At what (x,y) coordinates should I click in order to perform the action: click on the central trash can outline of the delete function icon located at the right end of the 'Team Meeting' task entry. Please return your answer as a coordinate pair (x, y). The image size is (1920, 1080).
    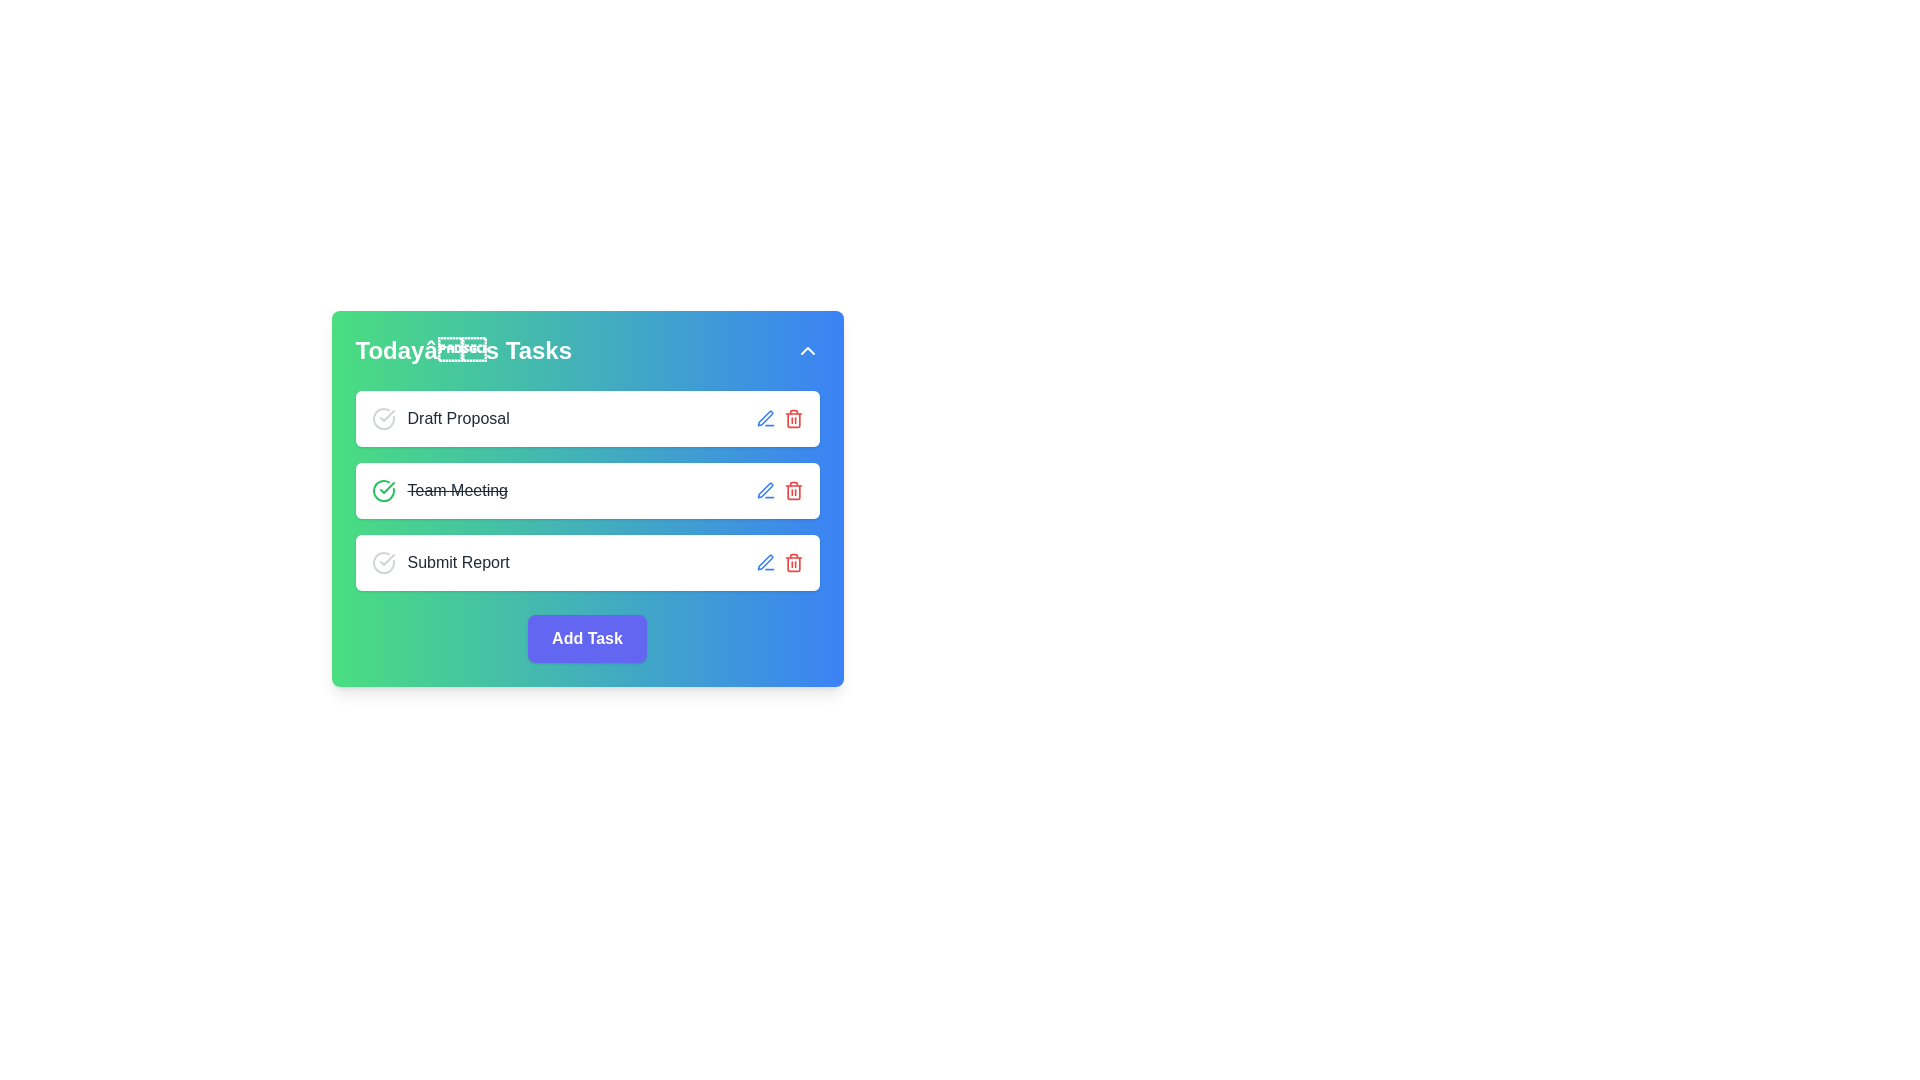
    Looking at the image, I should click on (792, 564).